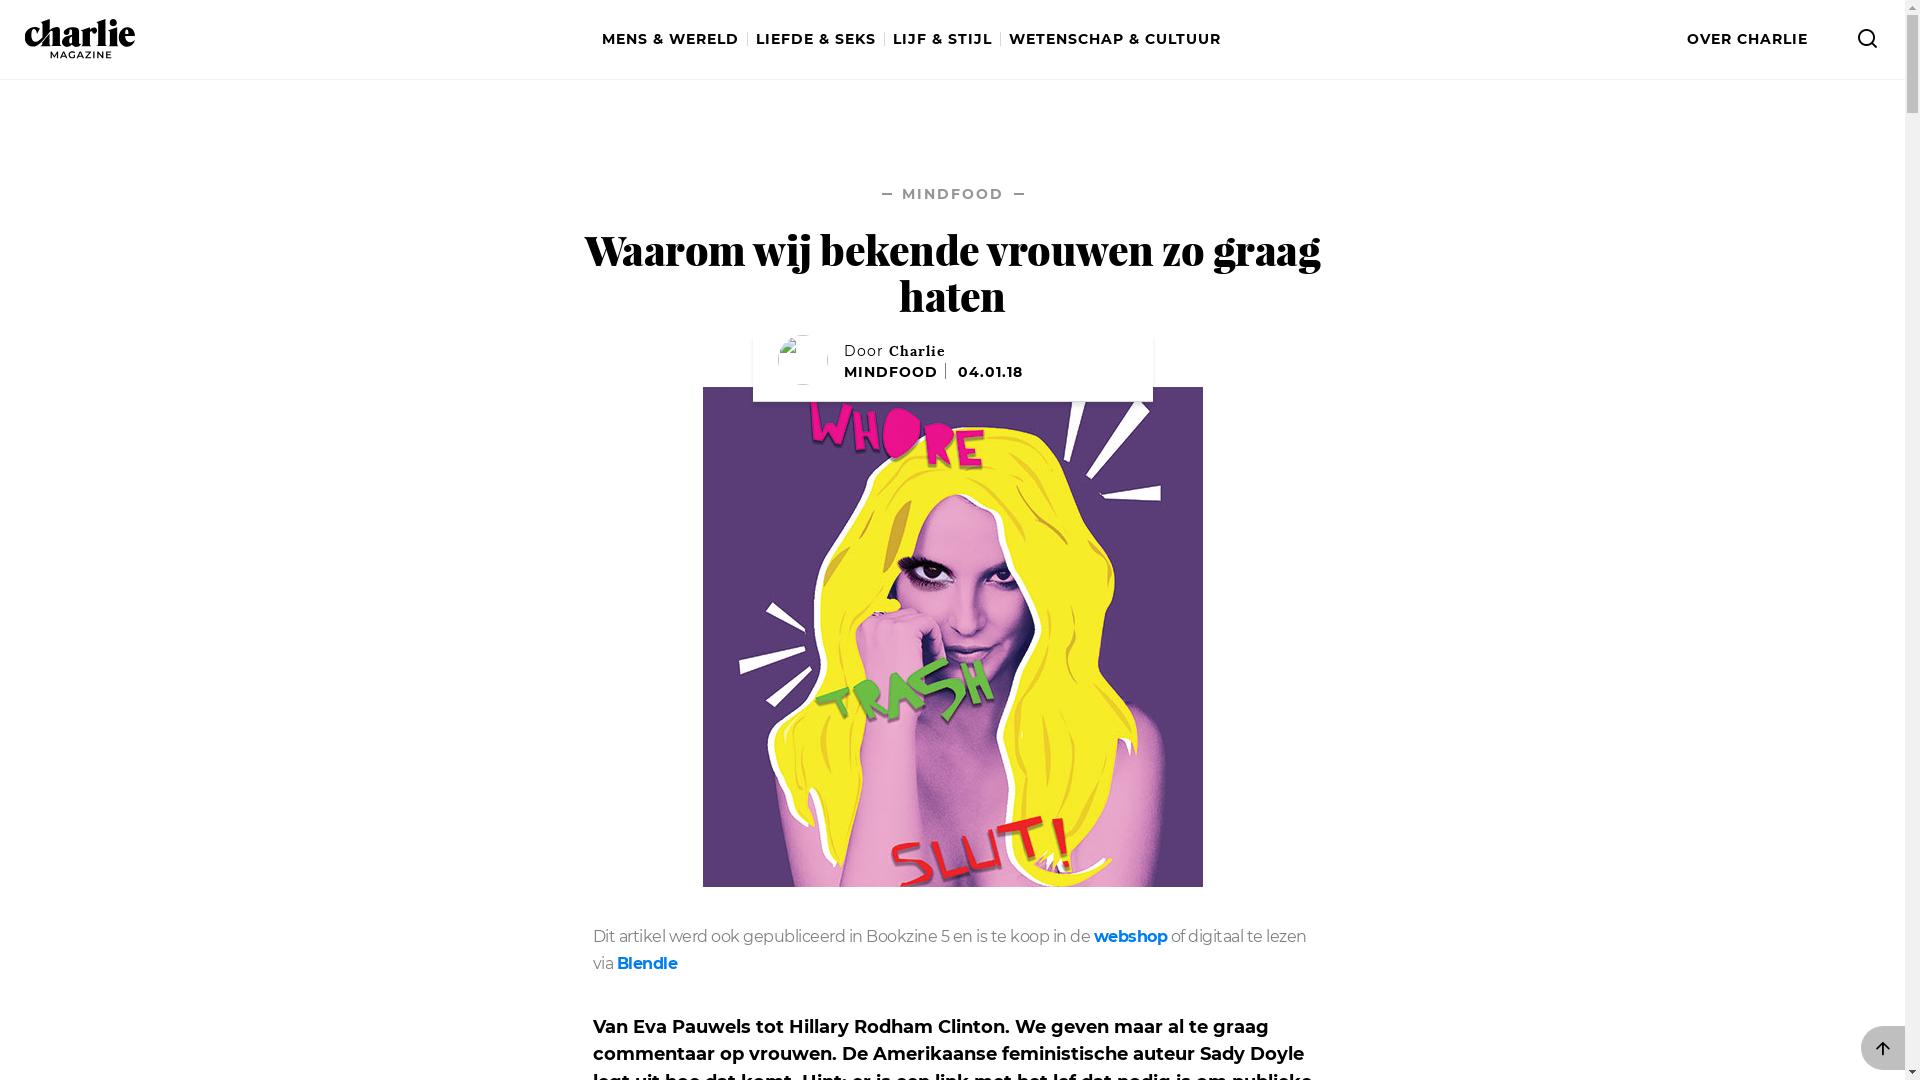  Describe the element at coordinates (1112, 39) in the screenshot. I see `'WETENSCHAP & CULTUUR'` at that location.